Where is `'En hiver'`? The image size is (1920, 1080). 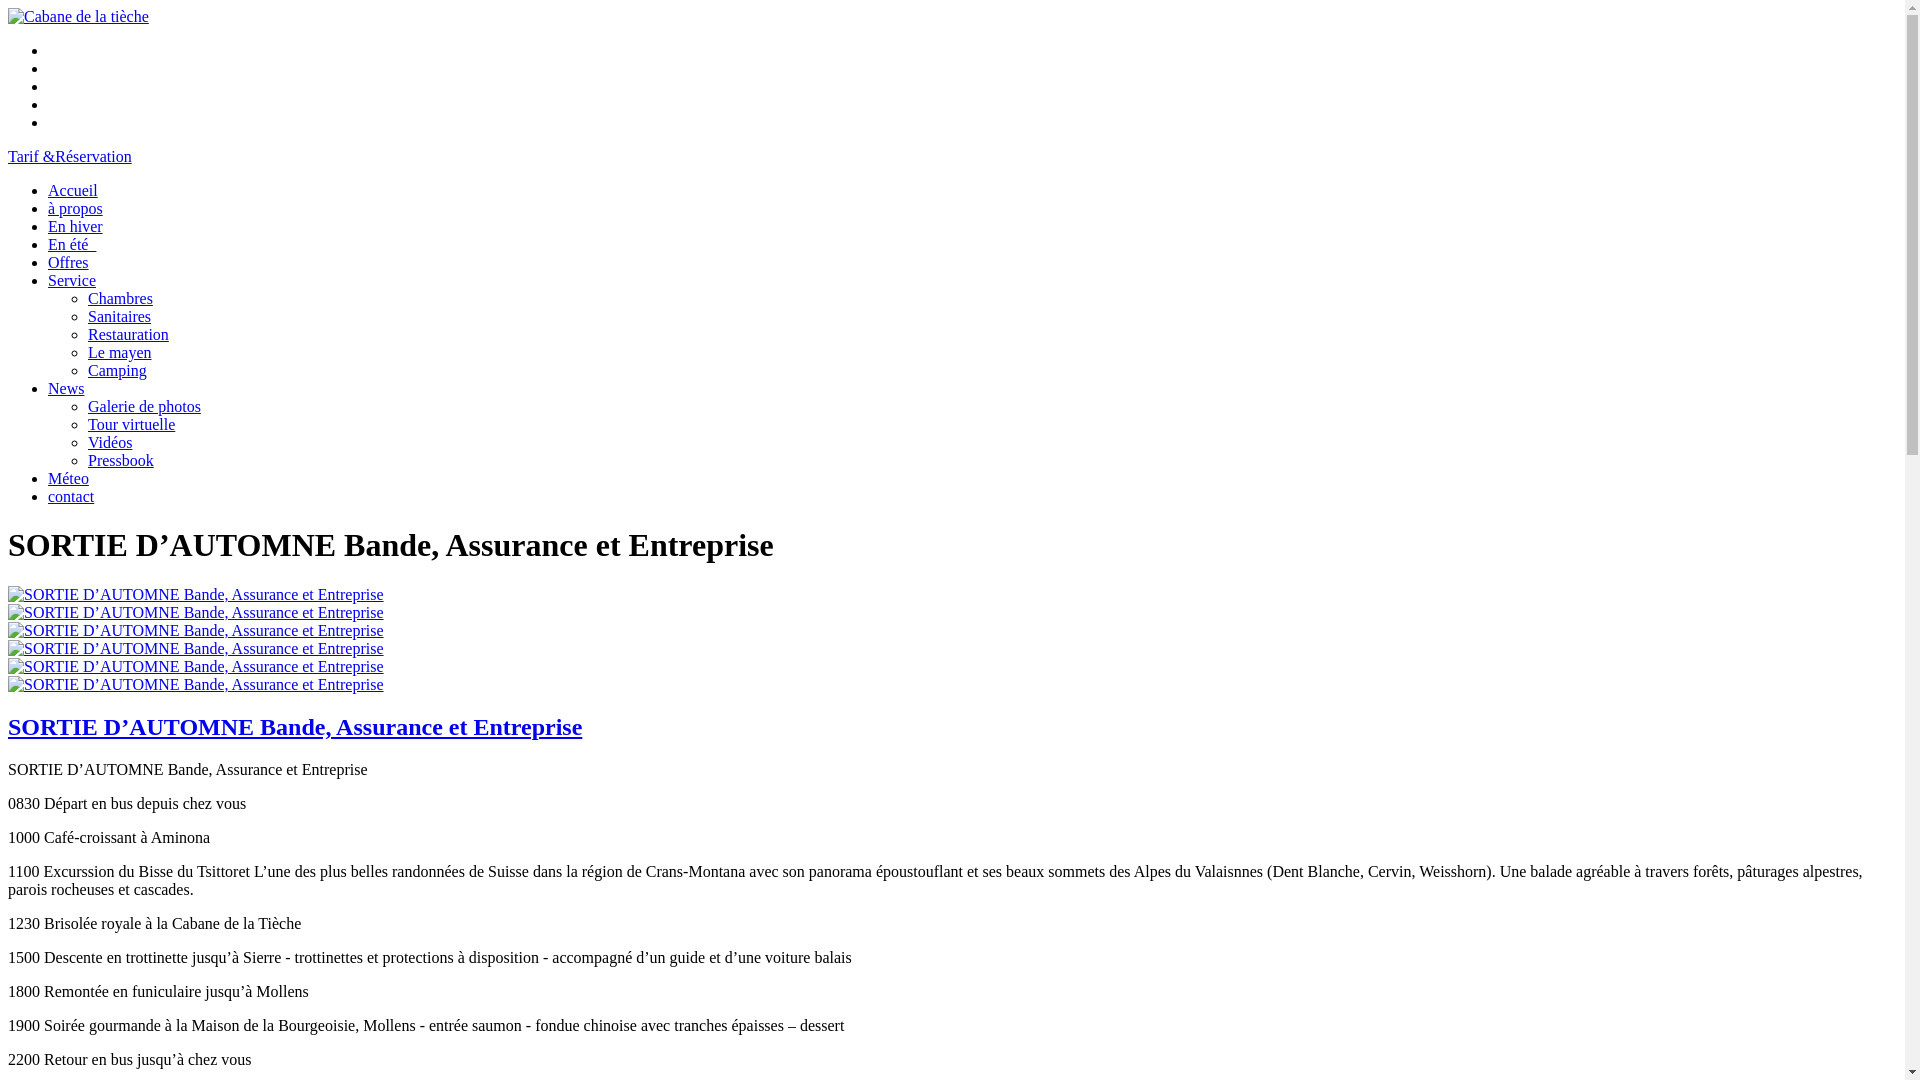 'En hiver' is located at coordinates (75, 225).